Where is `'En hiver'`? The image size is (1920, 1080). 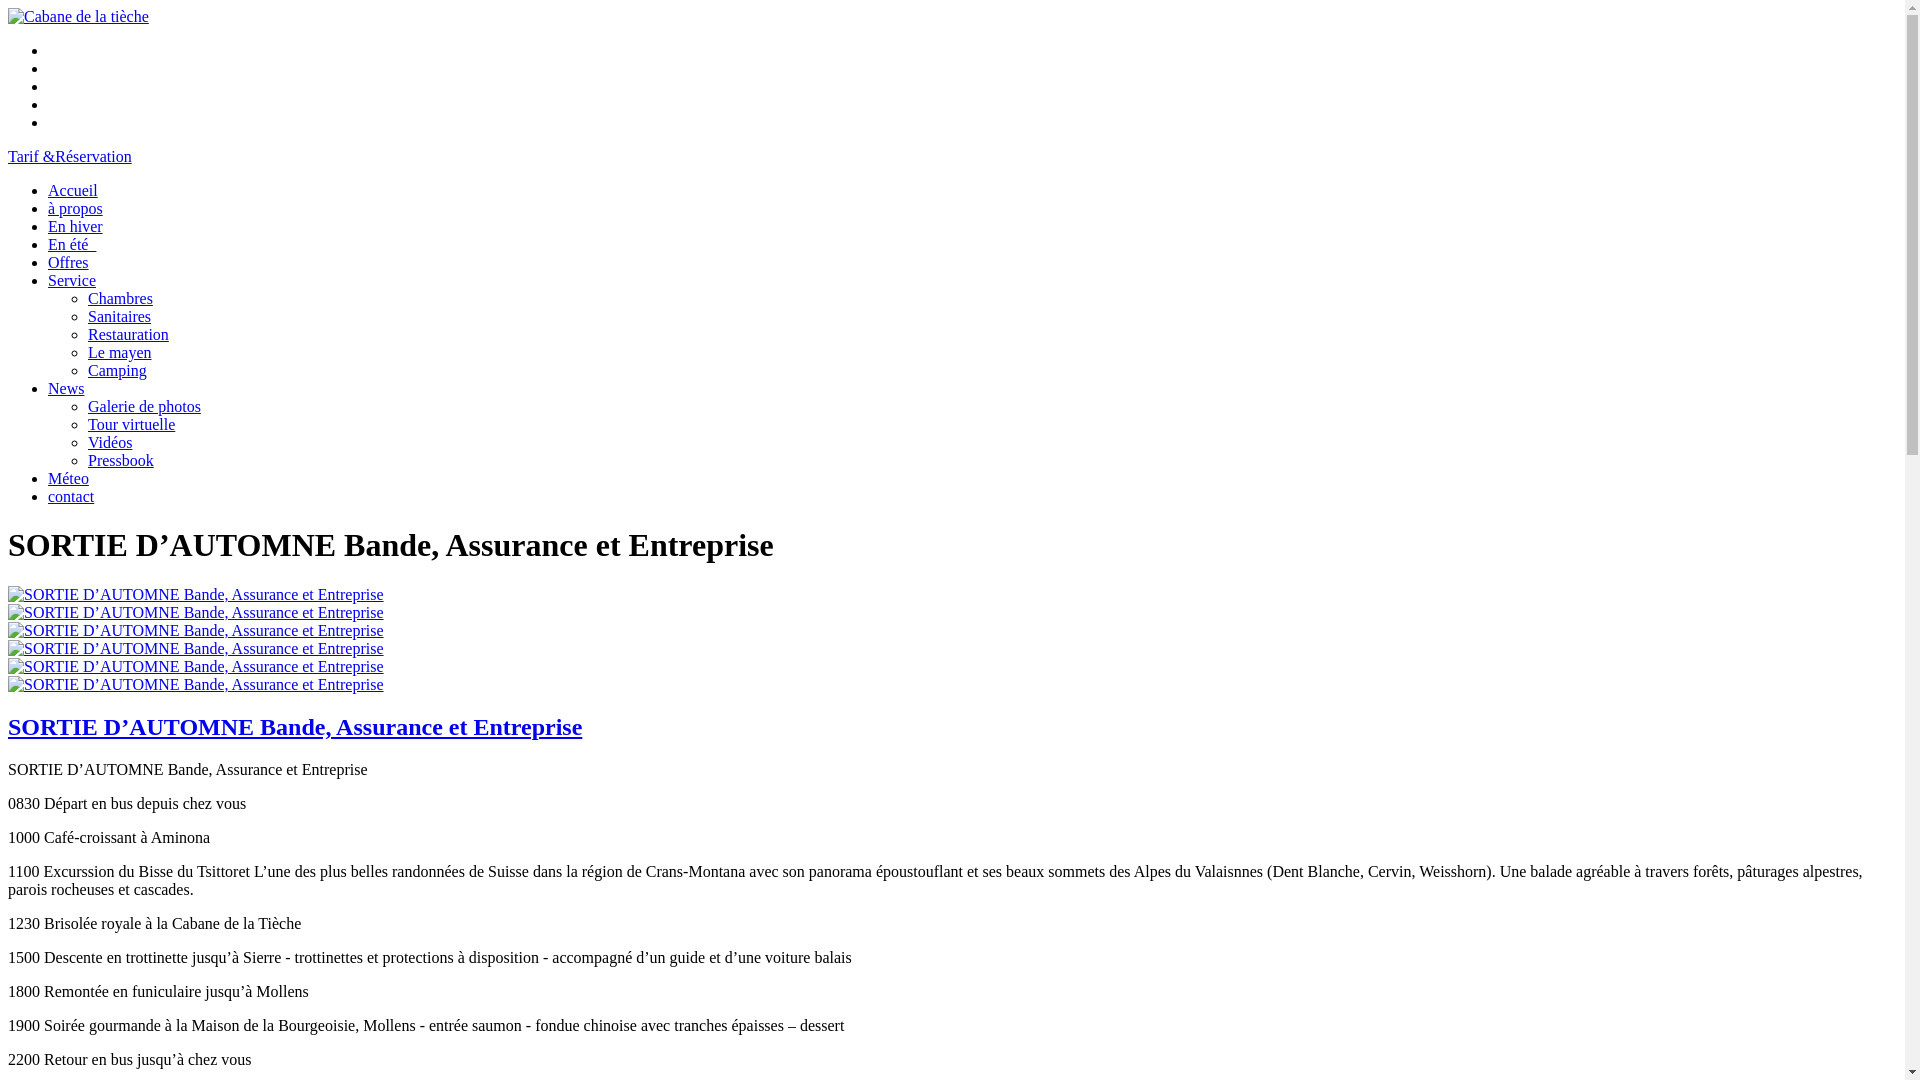 'En hiver' is located at coordinates (75, 225).